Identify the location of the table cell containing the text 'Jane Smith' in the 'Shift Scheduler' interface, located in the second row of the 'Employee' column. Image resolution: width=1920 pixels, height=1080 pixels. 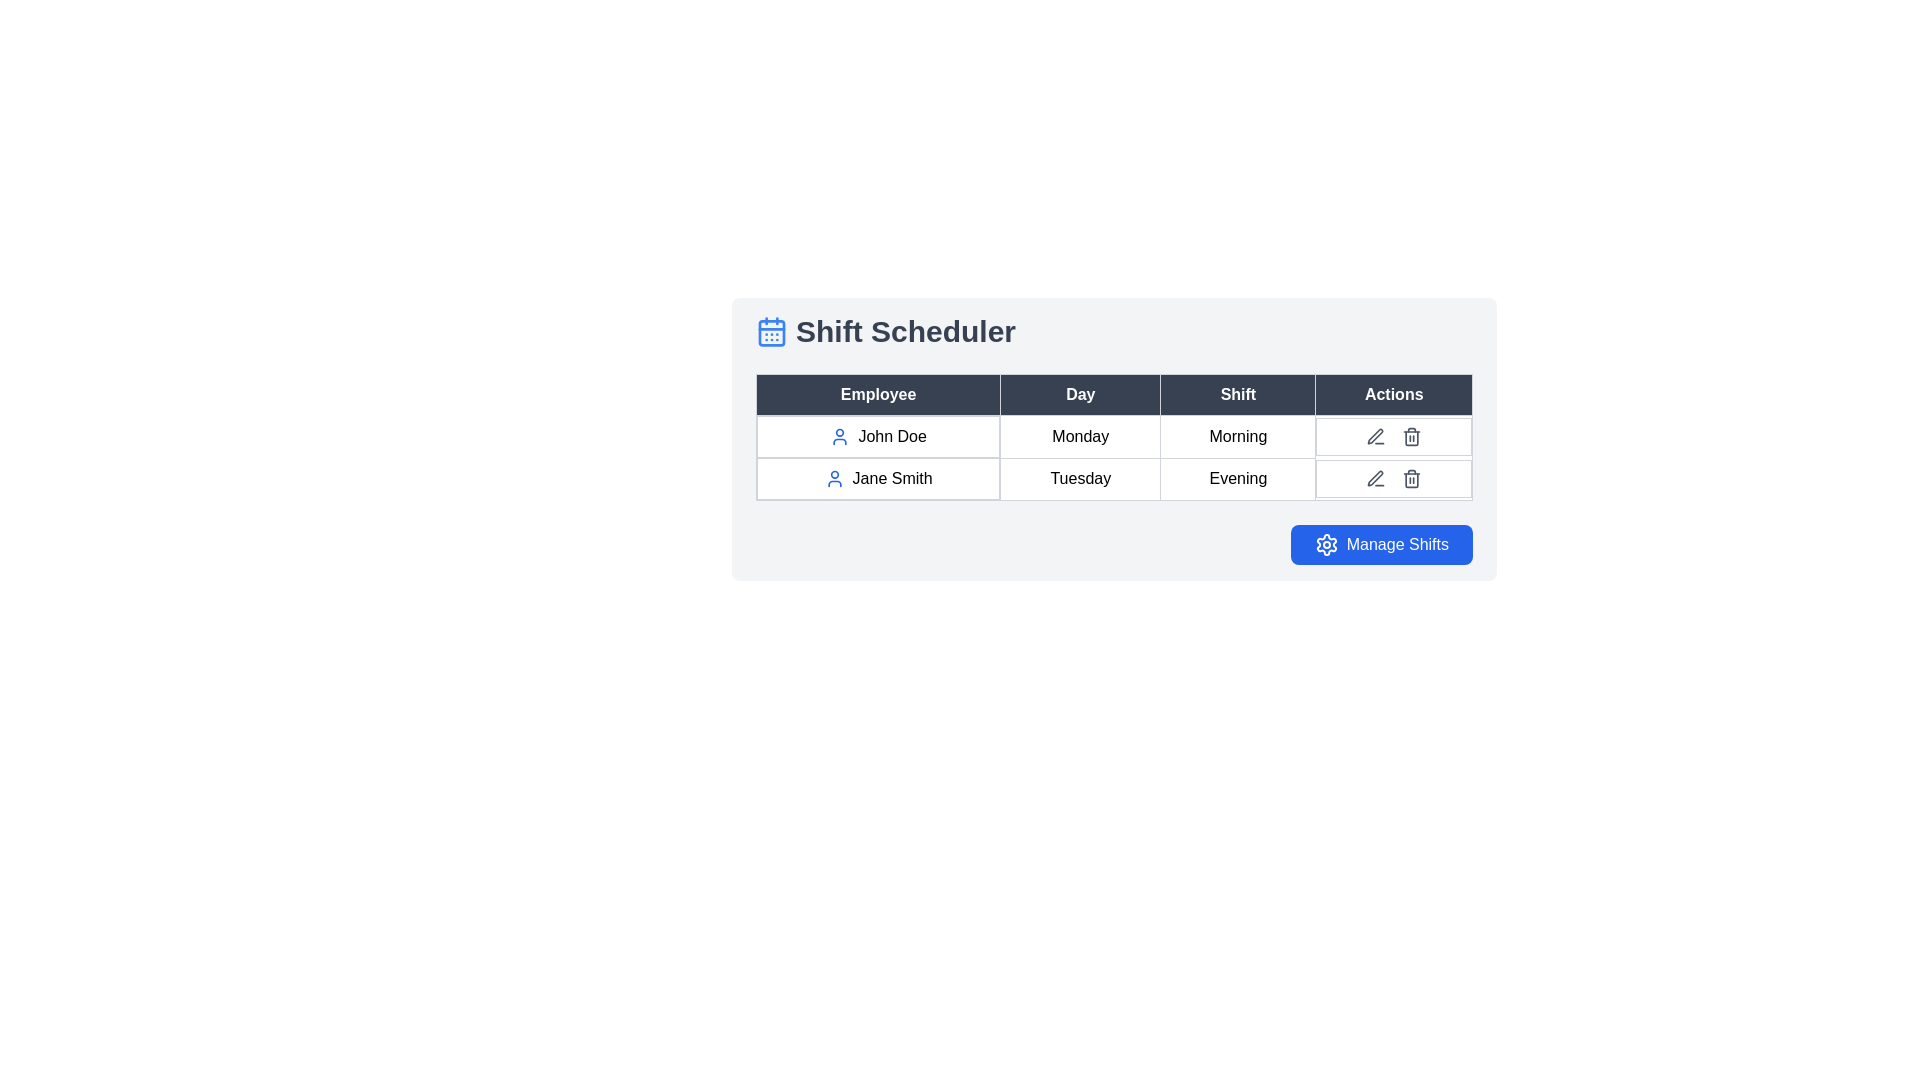
(878, 478).